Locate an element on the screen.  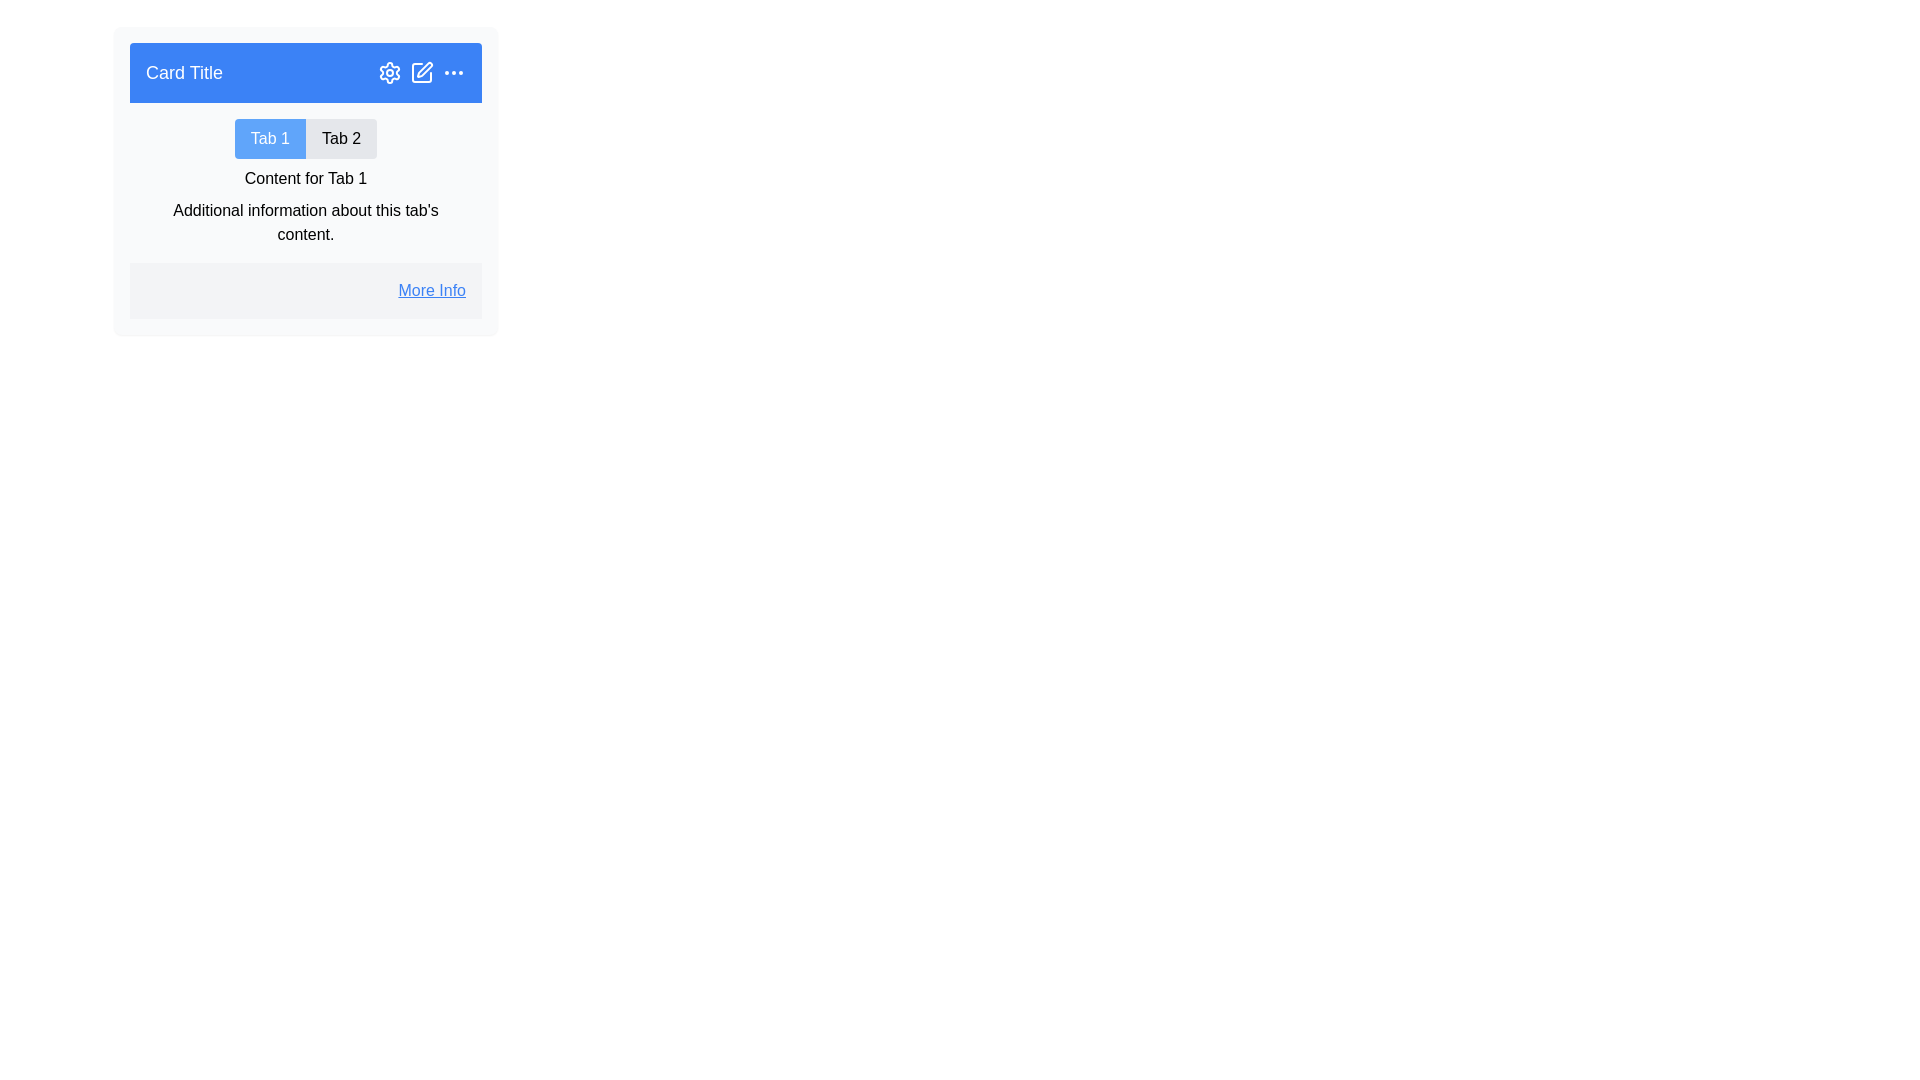
the second tab in the horizontal tab list below the 'Card Title' header is located at coordinates (341, 137).